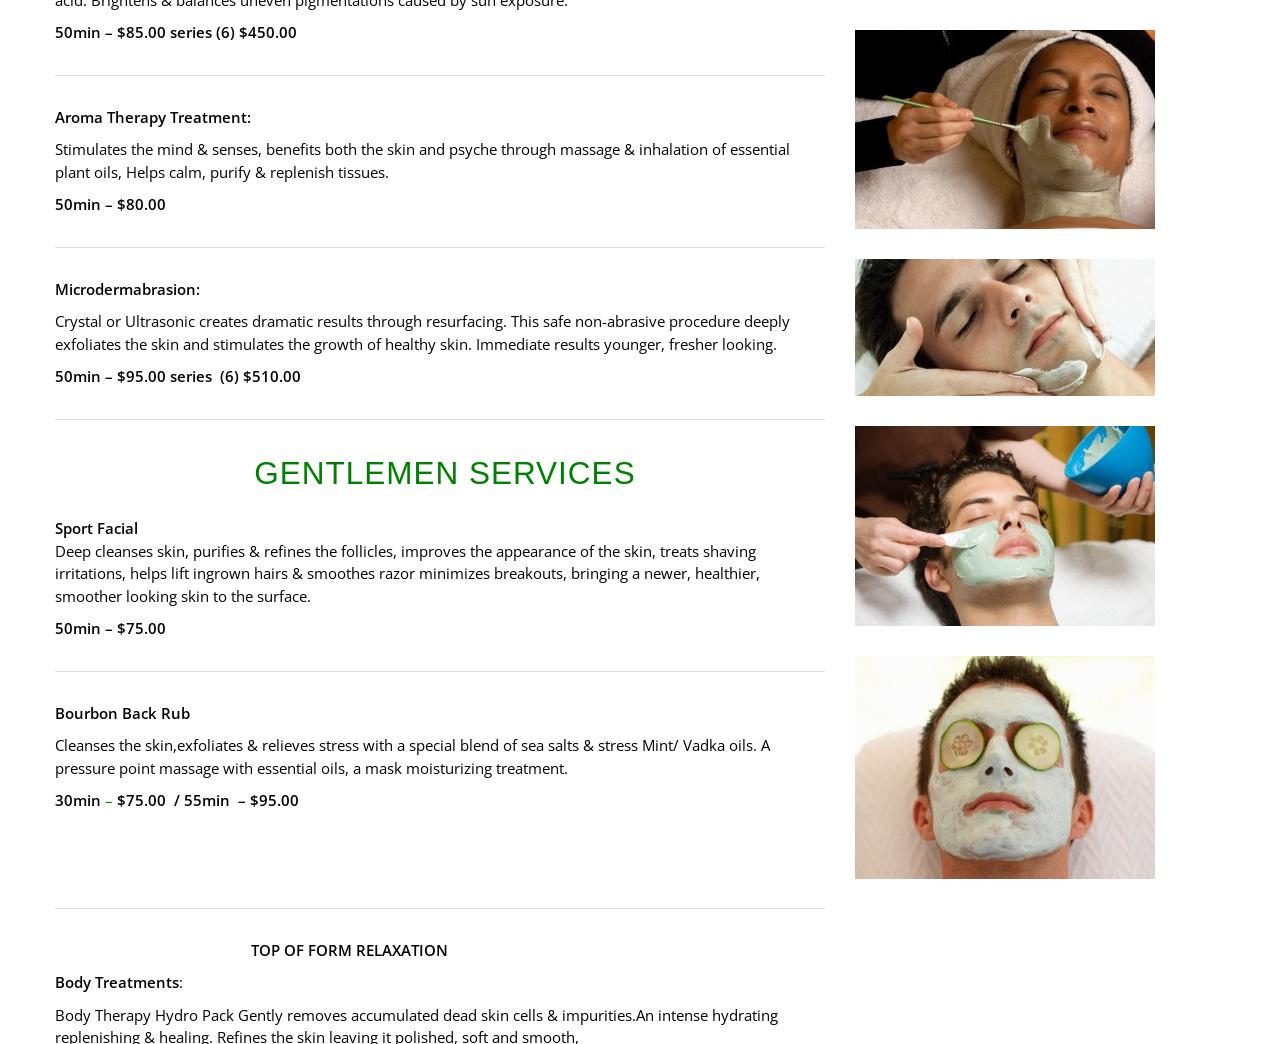 The image size is (1280, 1044). Describe the element at coordinates (180, 981) in the screenshot. I see `':'` at that location.